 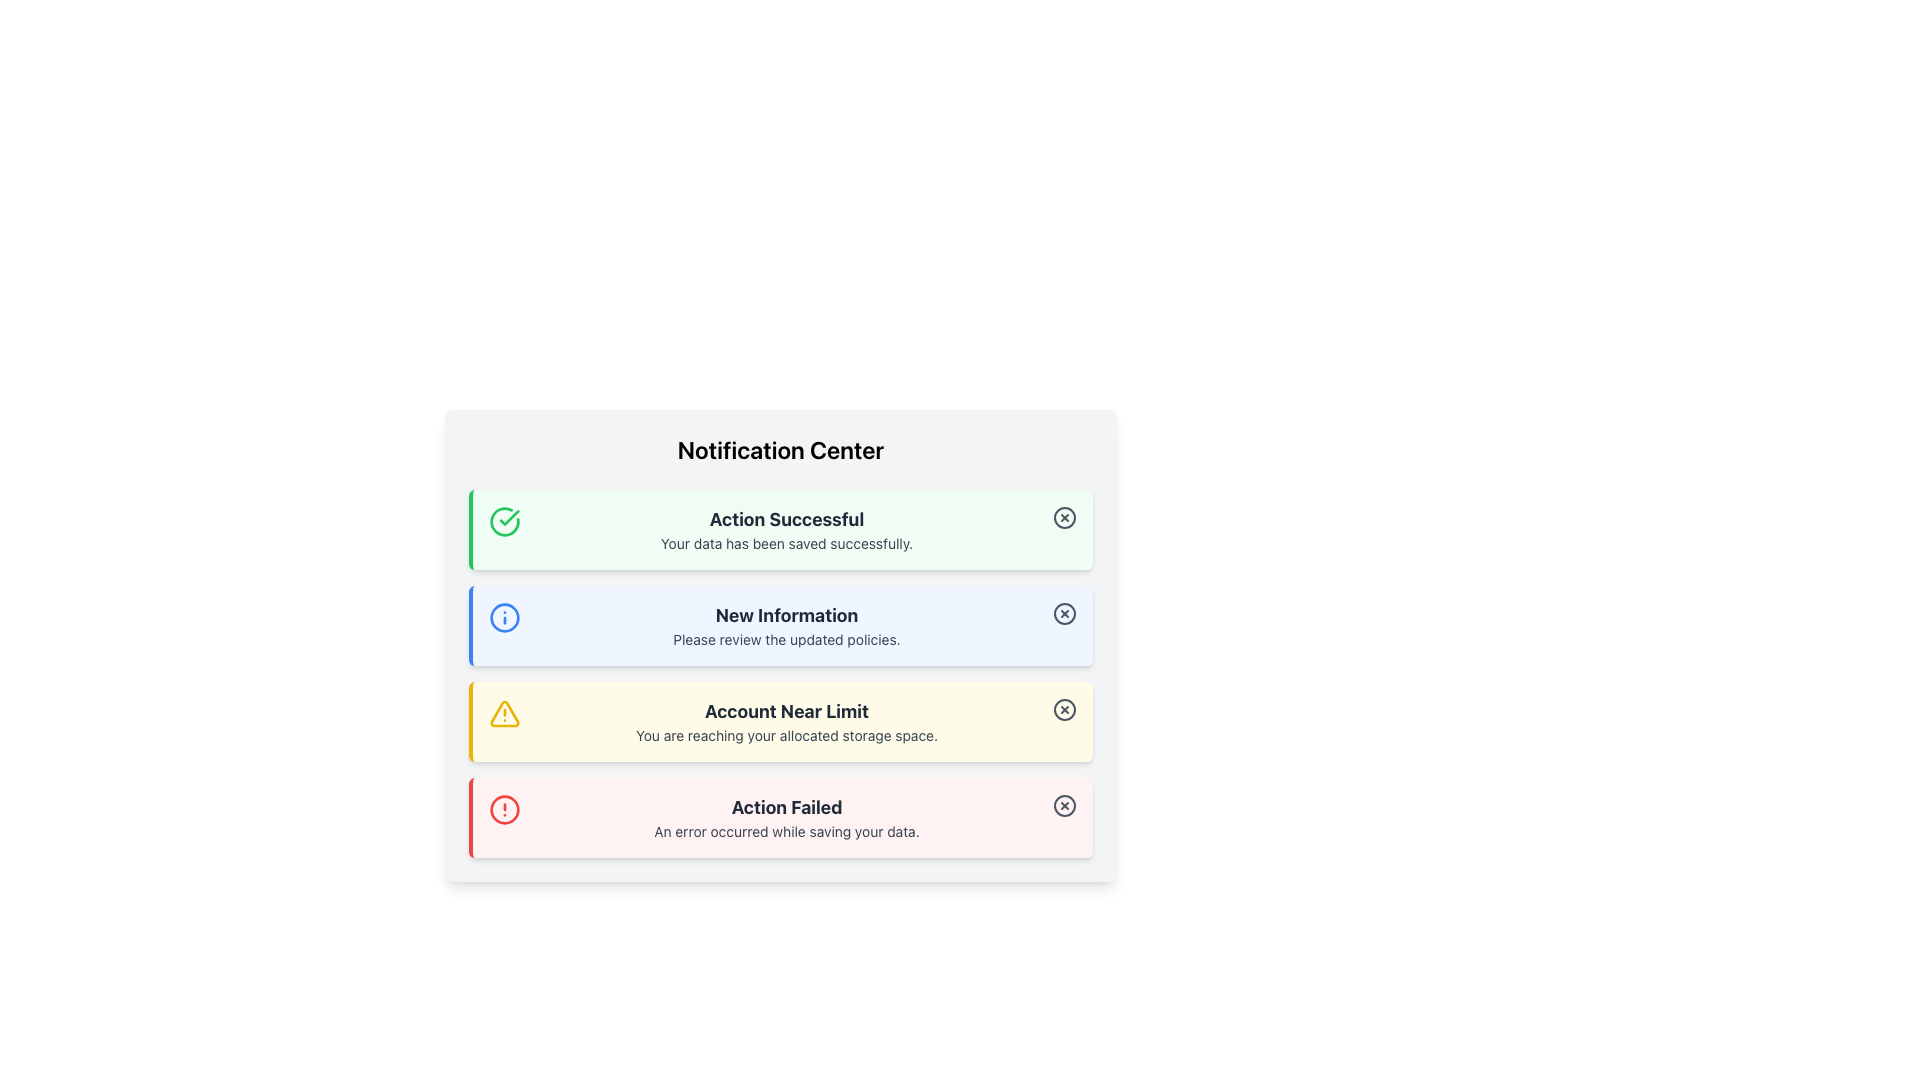 What do you see at coordinates (786, 528) in the screenshot?
I see `the 'Action Successful' notification in the green notification block at the top of the 'Notification Center' panel` at bounding box center [786, 528].